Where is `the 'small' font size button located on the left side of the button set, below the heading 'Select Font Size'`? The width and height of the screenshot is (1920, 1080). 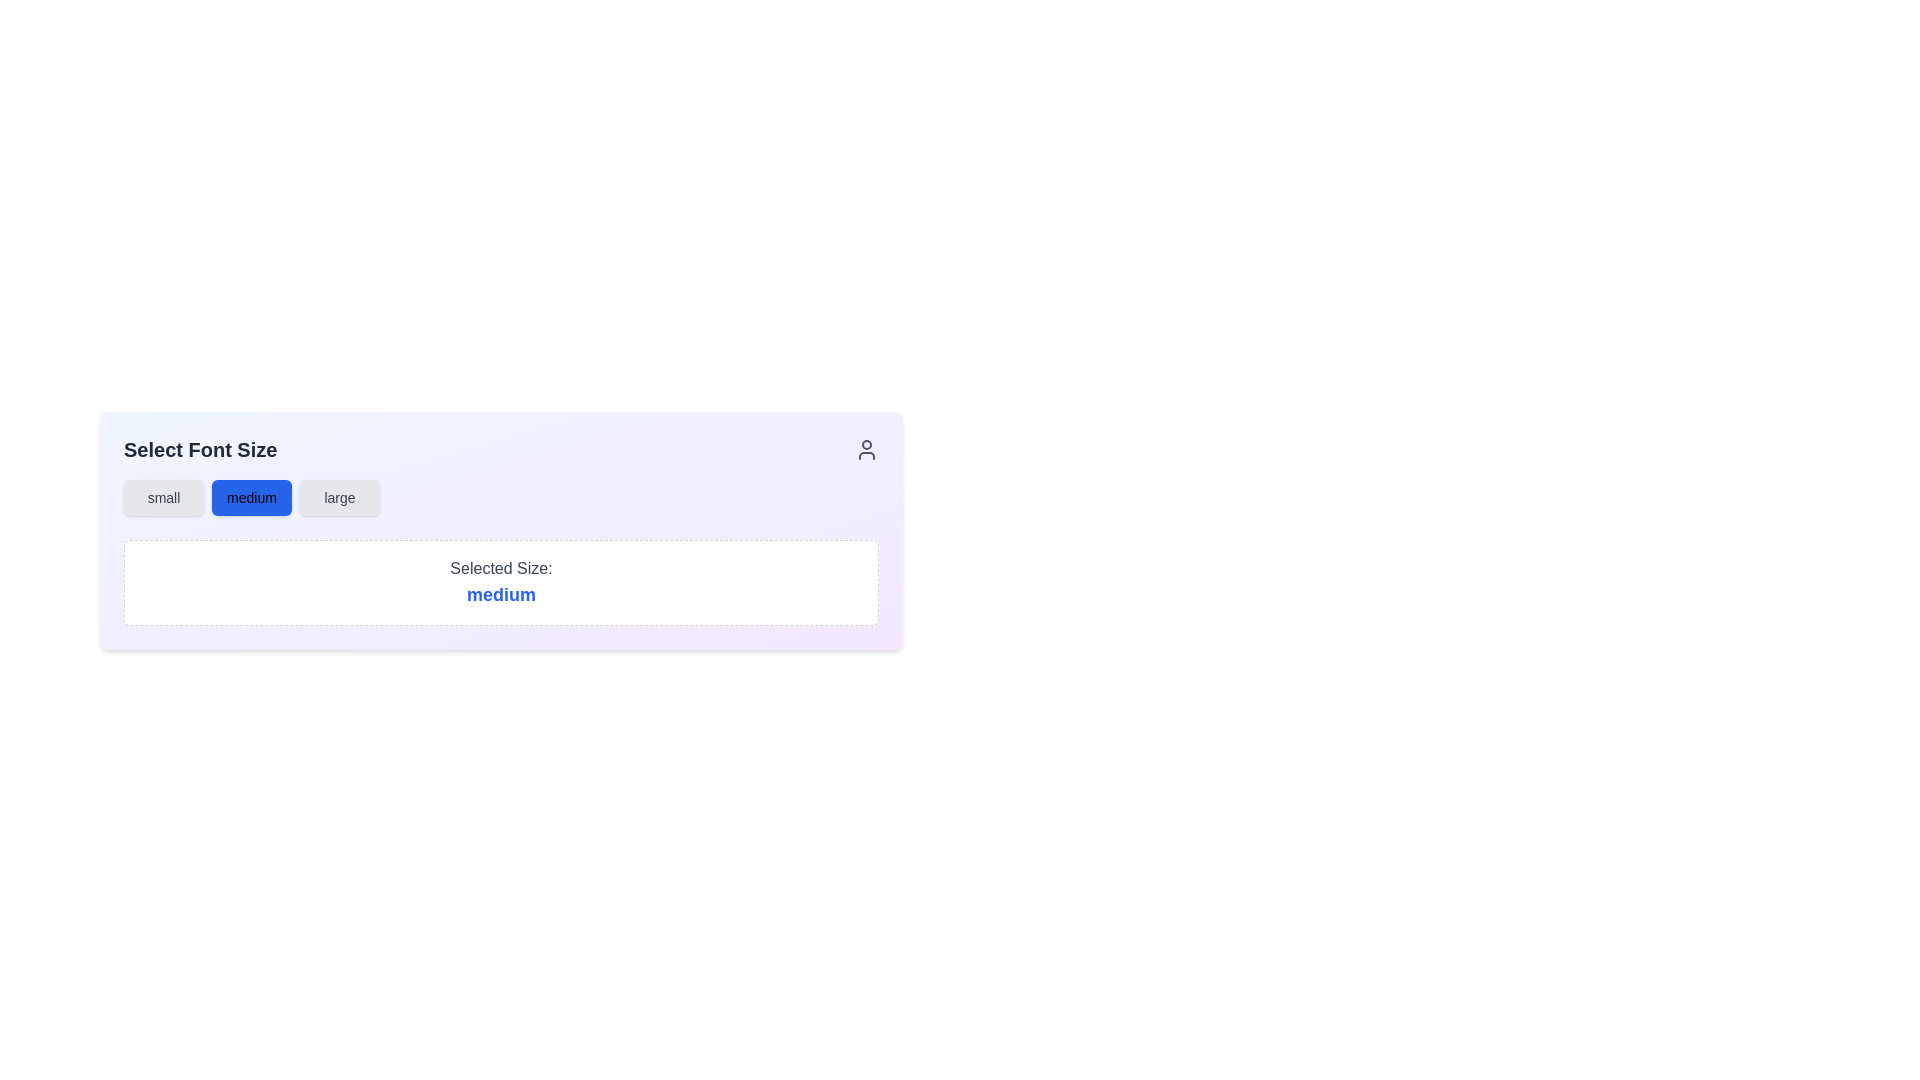
the 'small' font size button located on the left side of the button set, below the heading 'Select Font Size' is located at coordinates (163, 496).